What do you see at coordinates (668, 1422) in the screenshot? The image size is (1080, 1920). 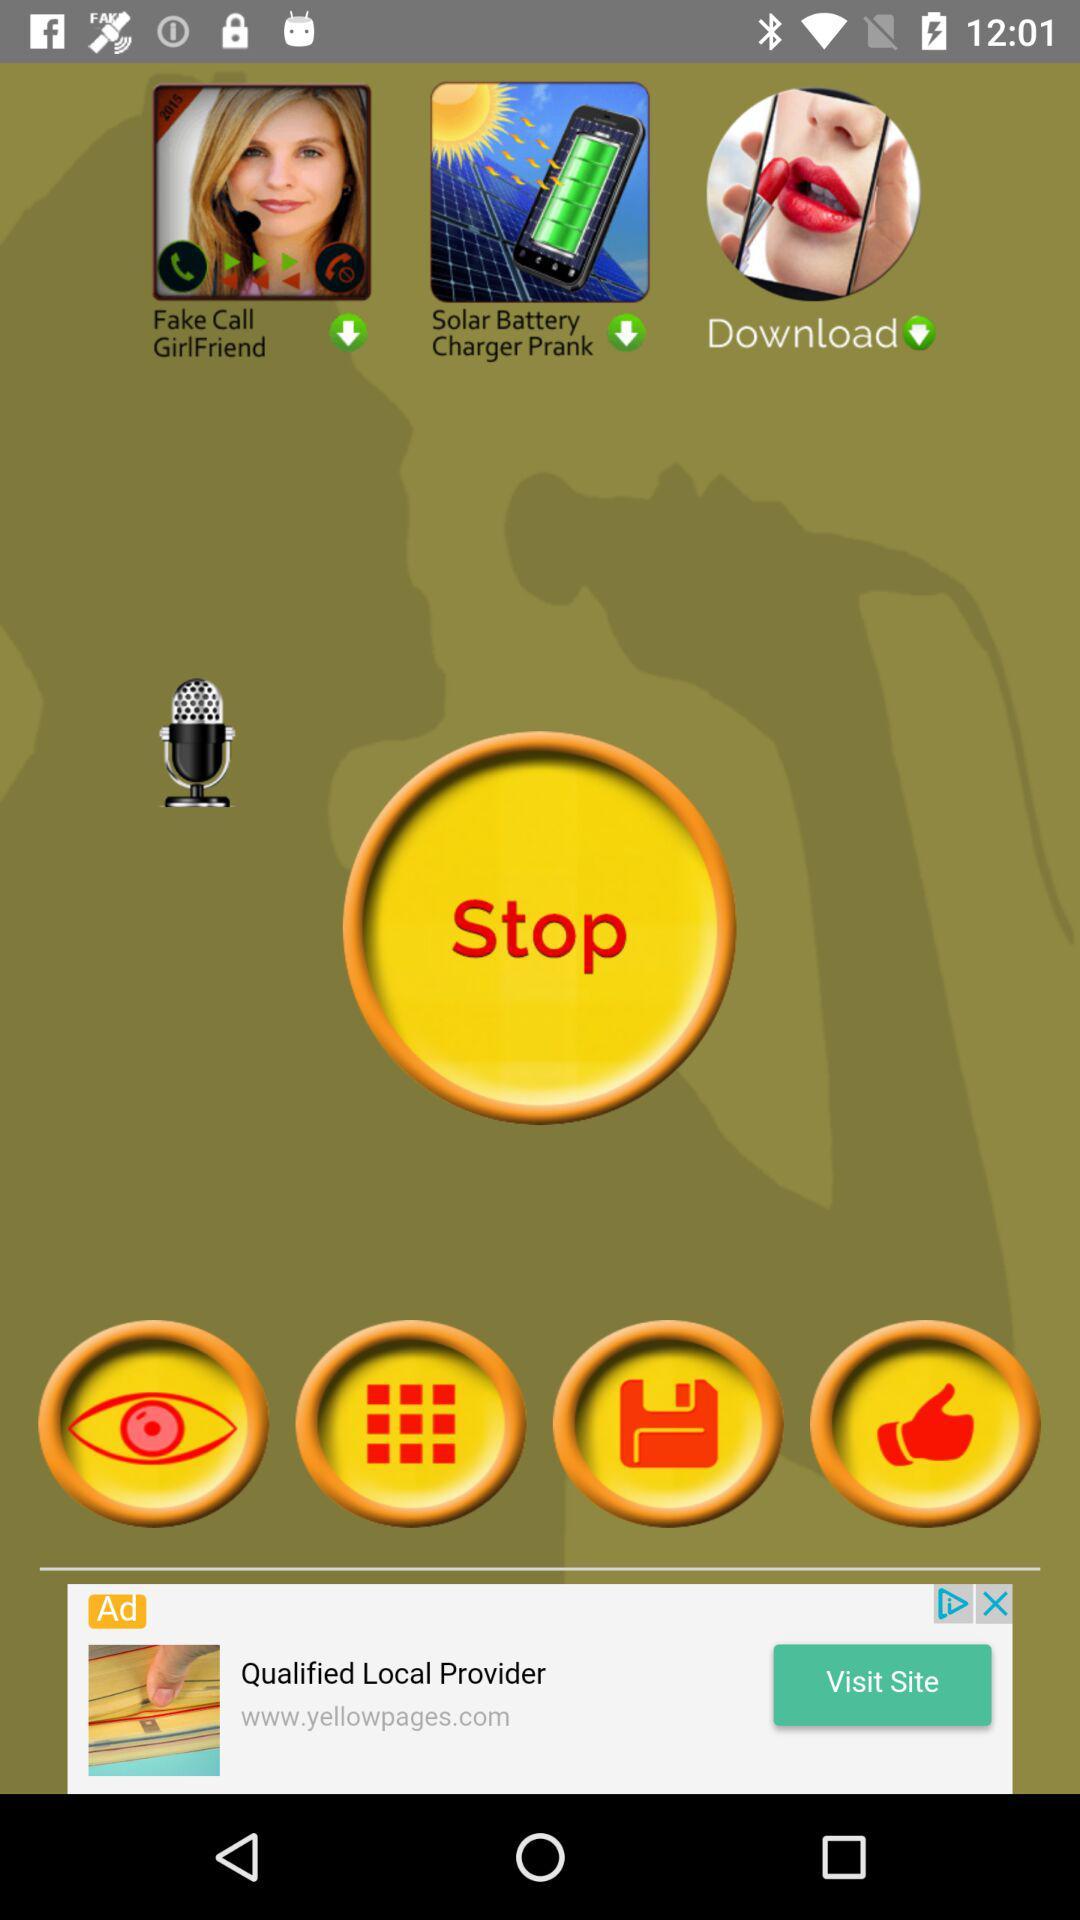 I see `save` at bounding box center [668, 1422].